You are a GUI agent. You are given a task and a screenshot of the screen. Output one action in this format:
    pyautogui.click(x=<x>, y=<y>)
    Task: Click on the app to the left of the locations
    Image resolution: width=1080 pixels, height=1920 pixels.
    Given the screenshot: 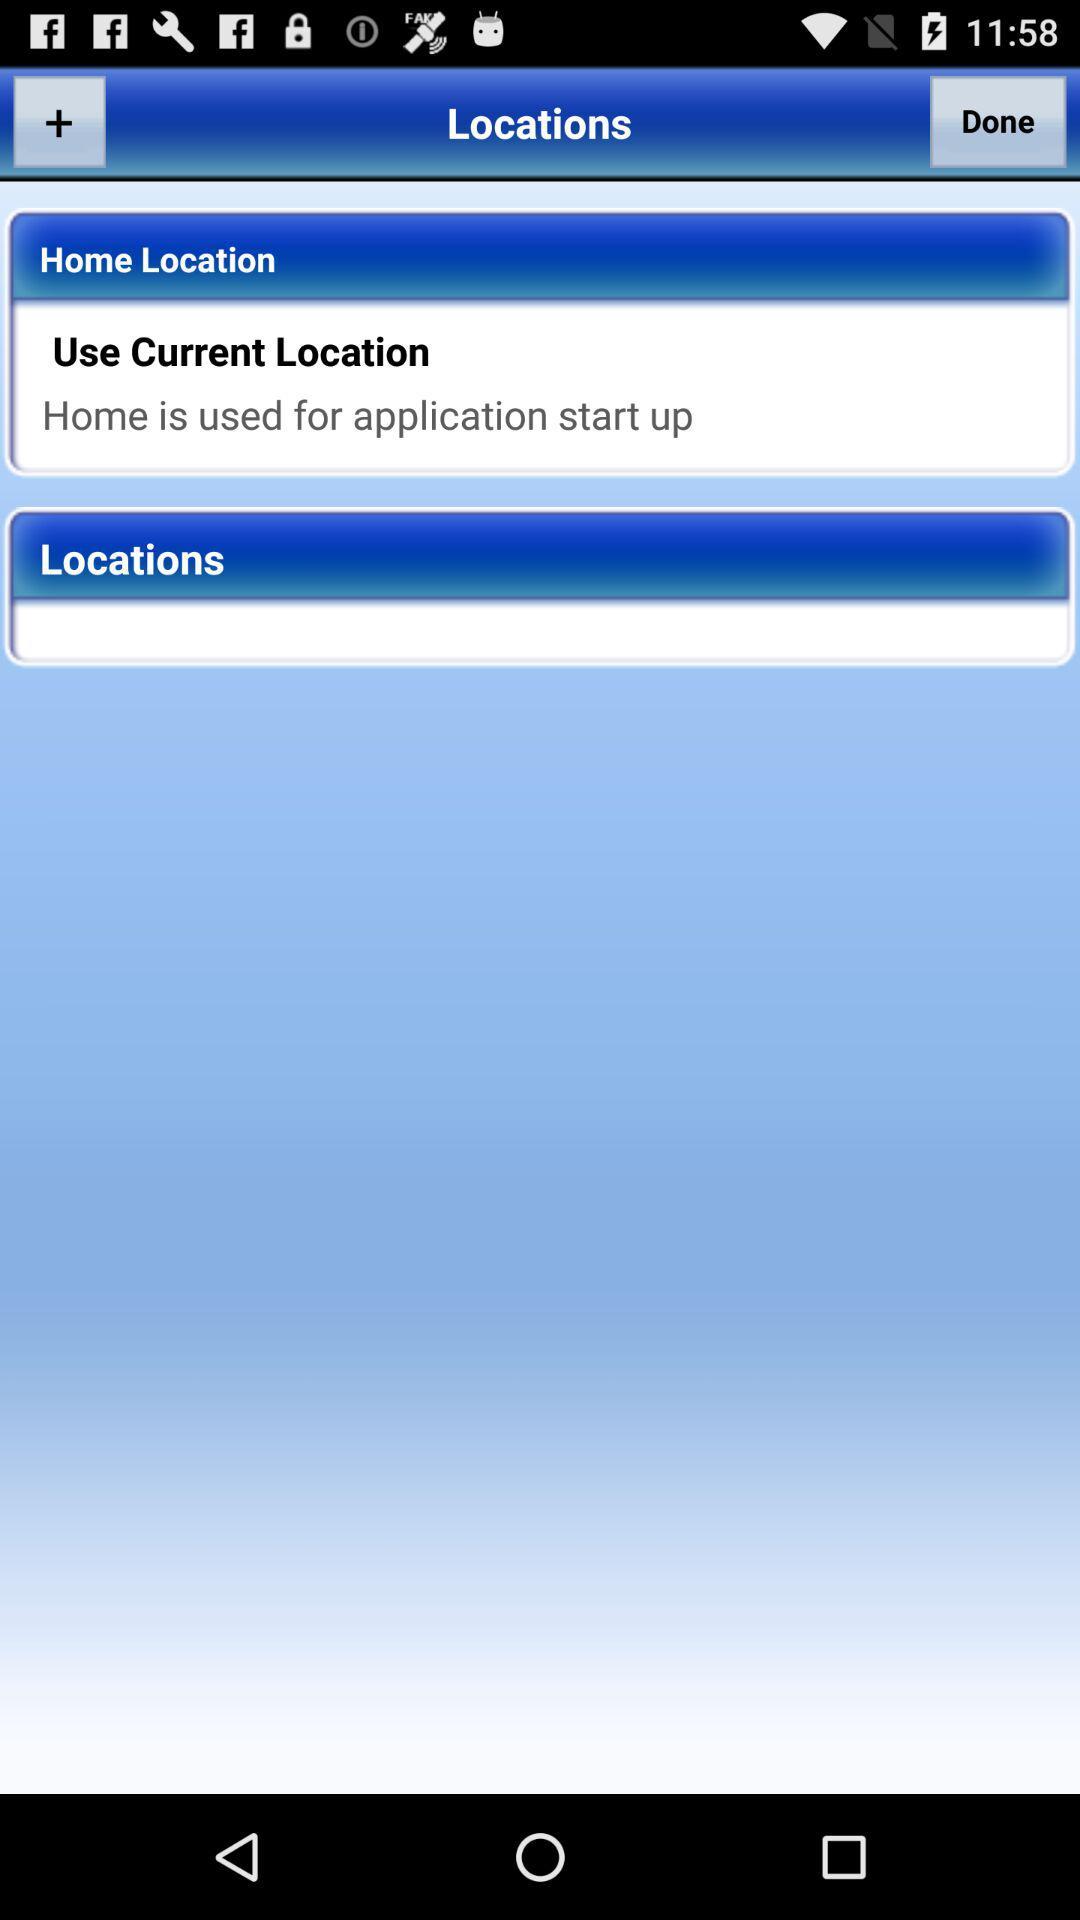 What is the action you would take?
    pyautogui.click(x=58, y=120)
    